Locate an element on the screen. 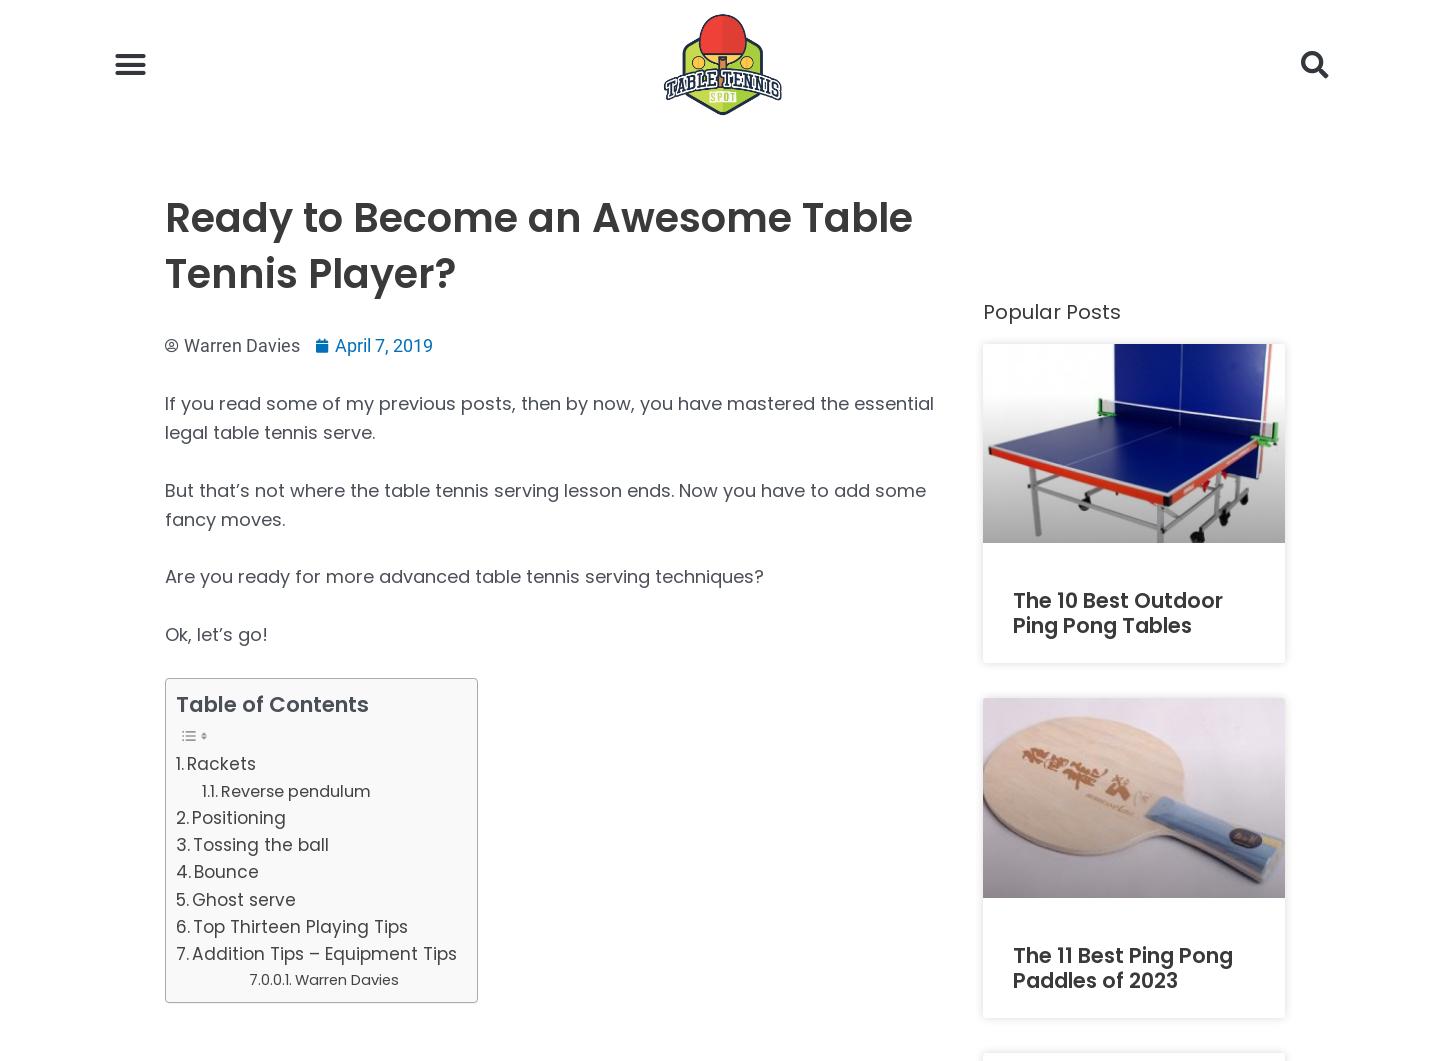 Image resolution: width=1450 pixels, height=1061 pixels. 'Positioning' is located at coordinates (237, 816).